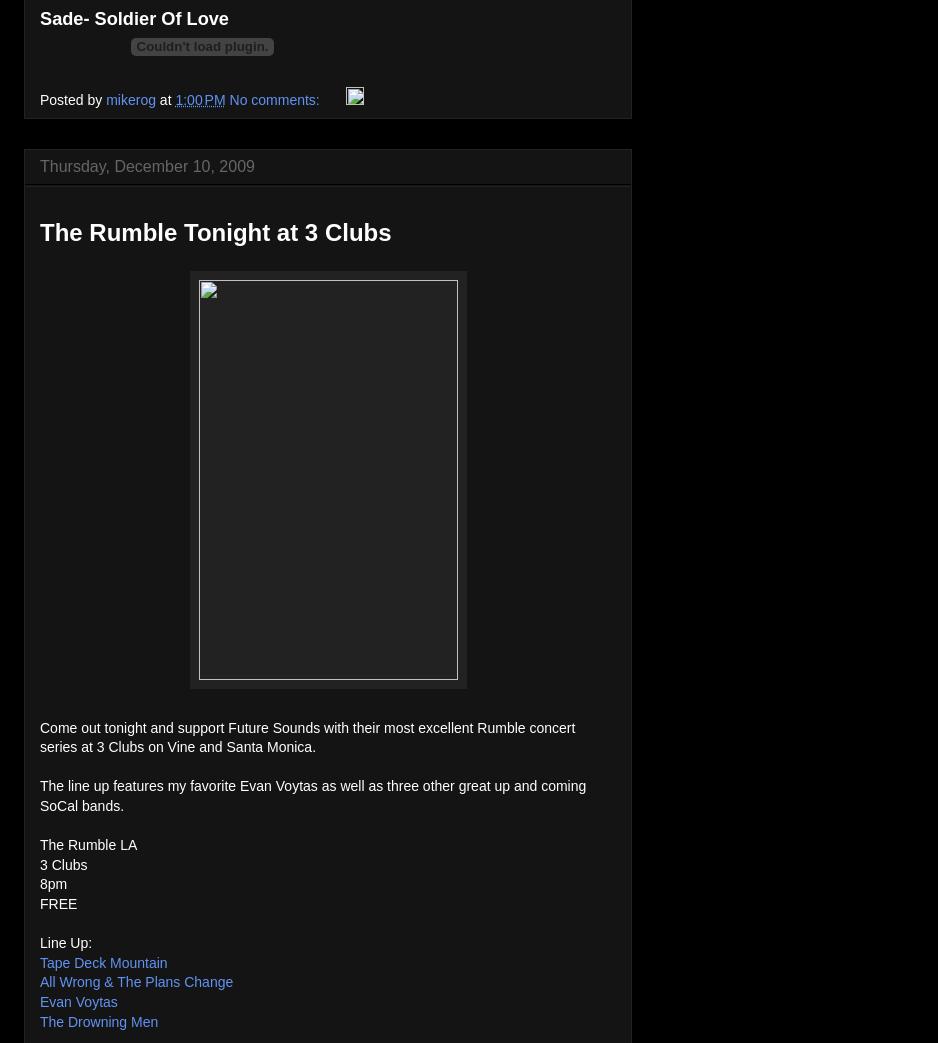 The height and width of the screenshot is (1043, 938). Describe the element at coordinates (306, 736) in the screenshot. I see `'Come out tonight and support Future Sounds with their most excellent Rumble concert series at 3 Clubs on Vine and Santa Monica.'` at that location.